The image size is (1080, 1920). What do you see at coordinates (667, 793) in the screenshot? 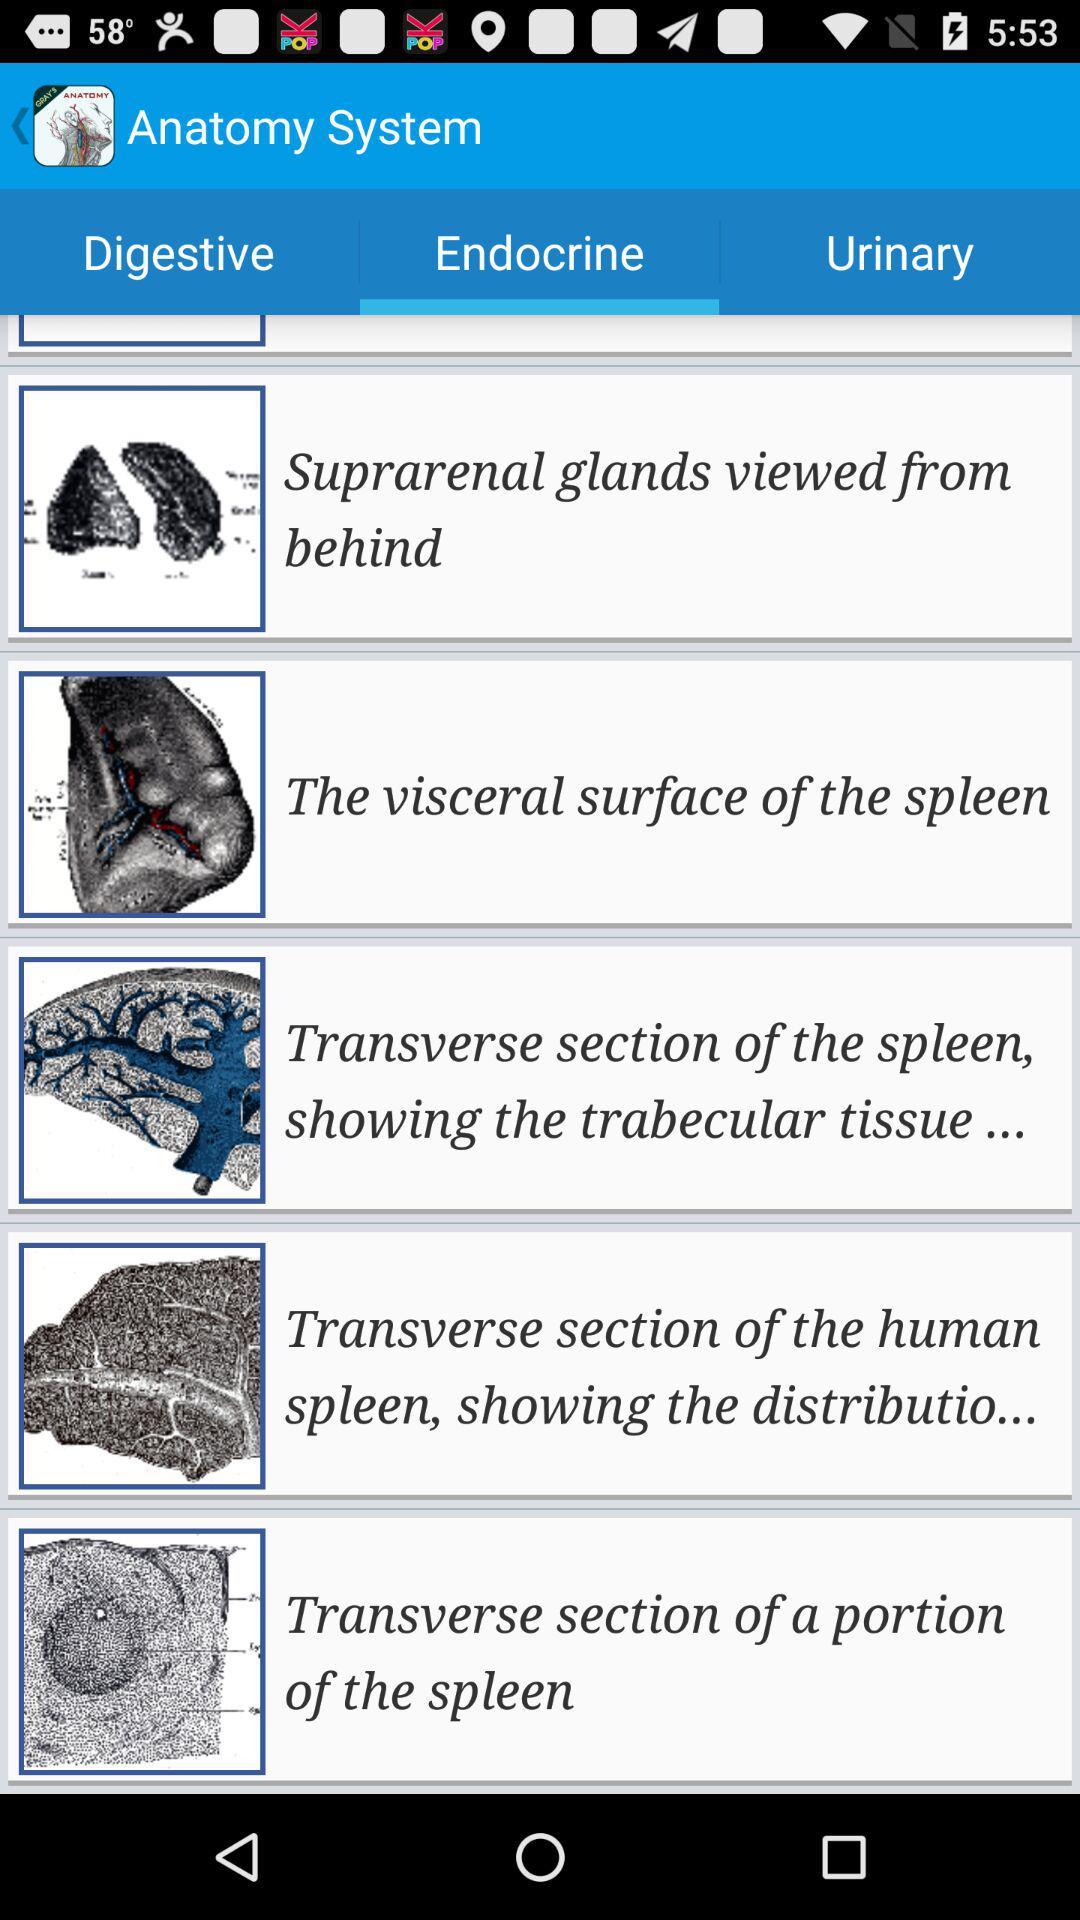
I see `the the visceral surface icon` at bounding box center [667, 793].